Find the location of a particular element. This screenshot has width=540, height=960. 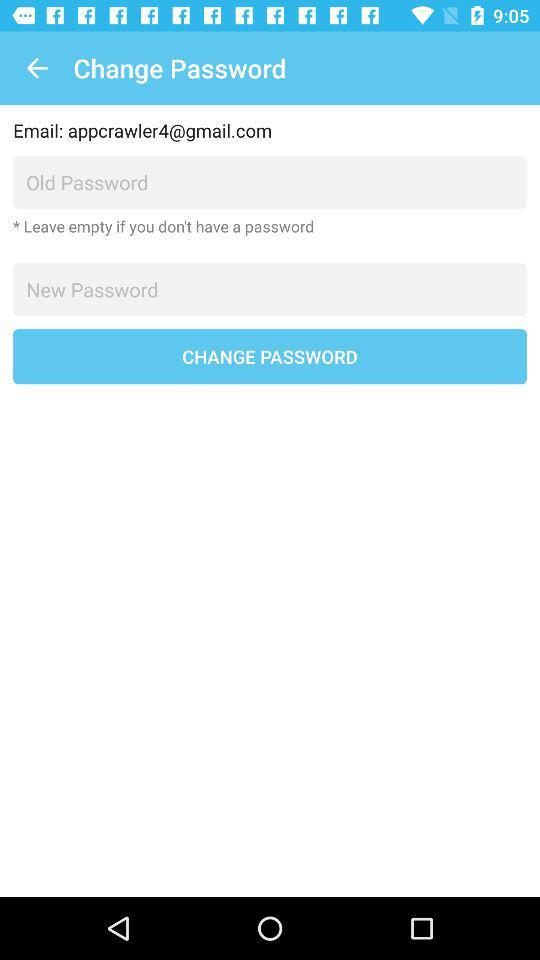

login password change is located at coordinates (270, 288).